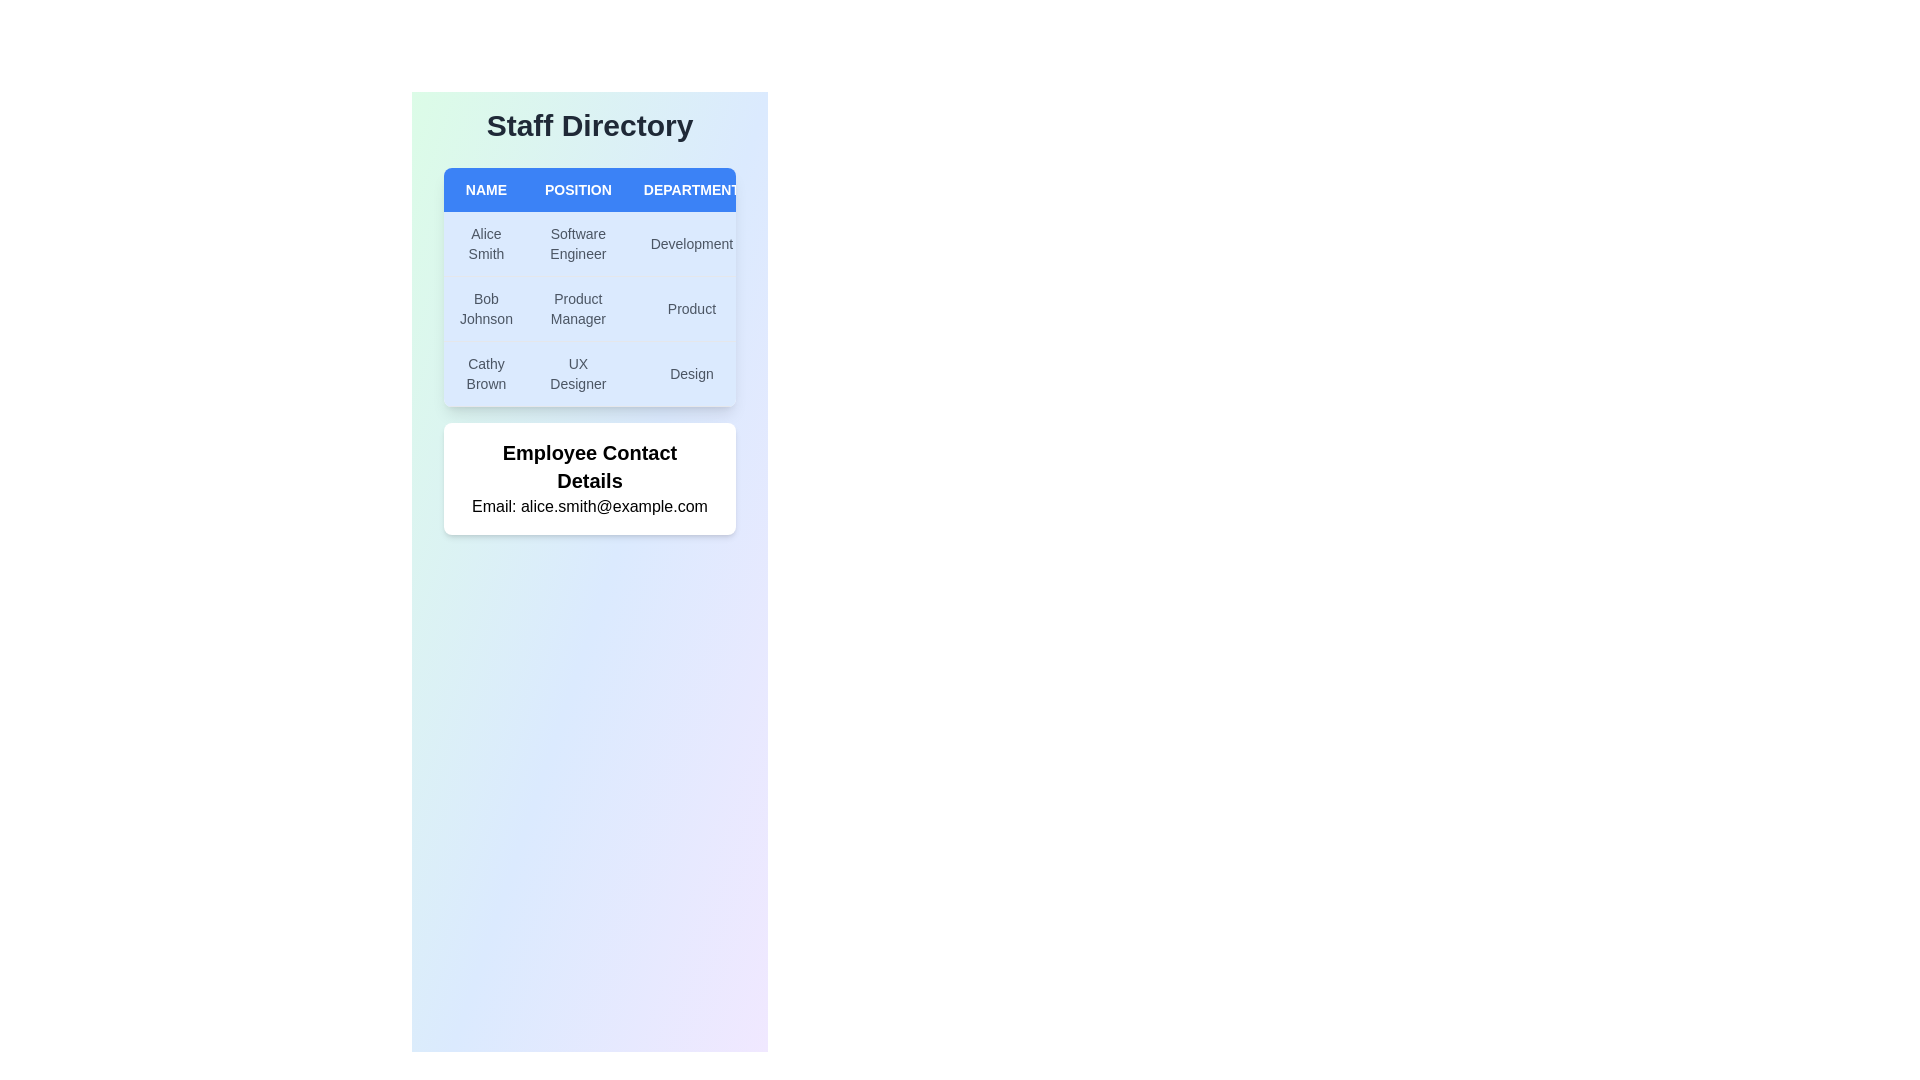 The width and height of the screenshot is (1920, 1080). Describe the element at coordinates (589, 505) in the screenshot. I see `the email address 'alice.smith@example.com' displayed in the Plain Text element located within the 'Employee Contact Details' card` at that location.